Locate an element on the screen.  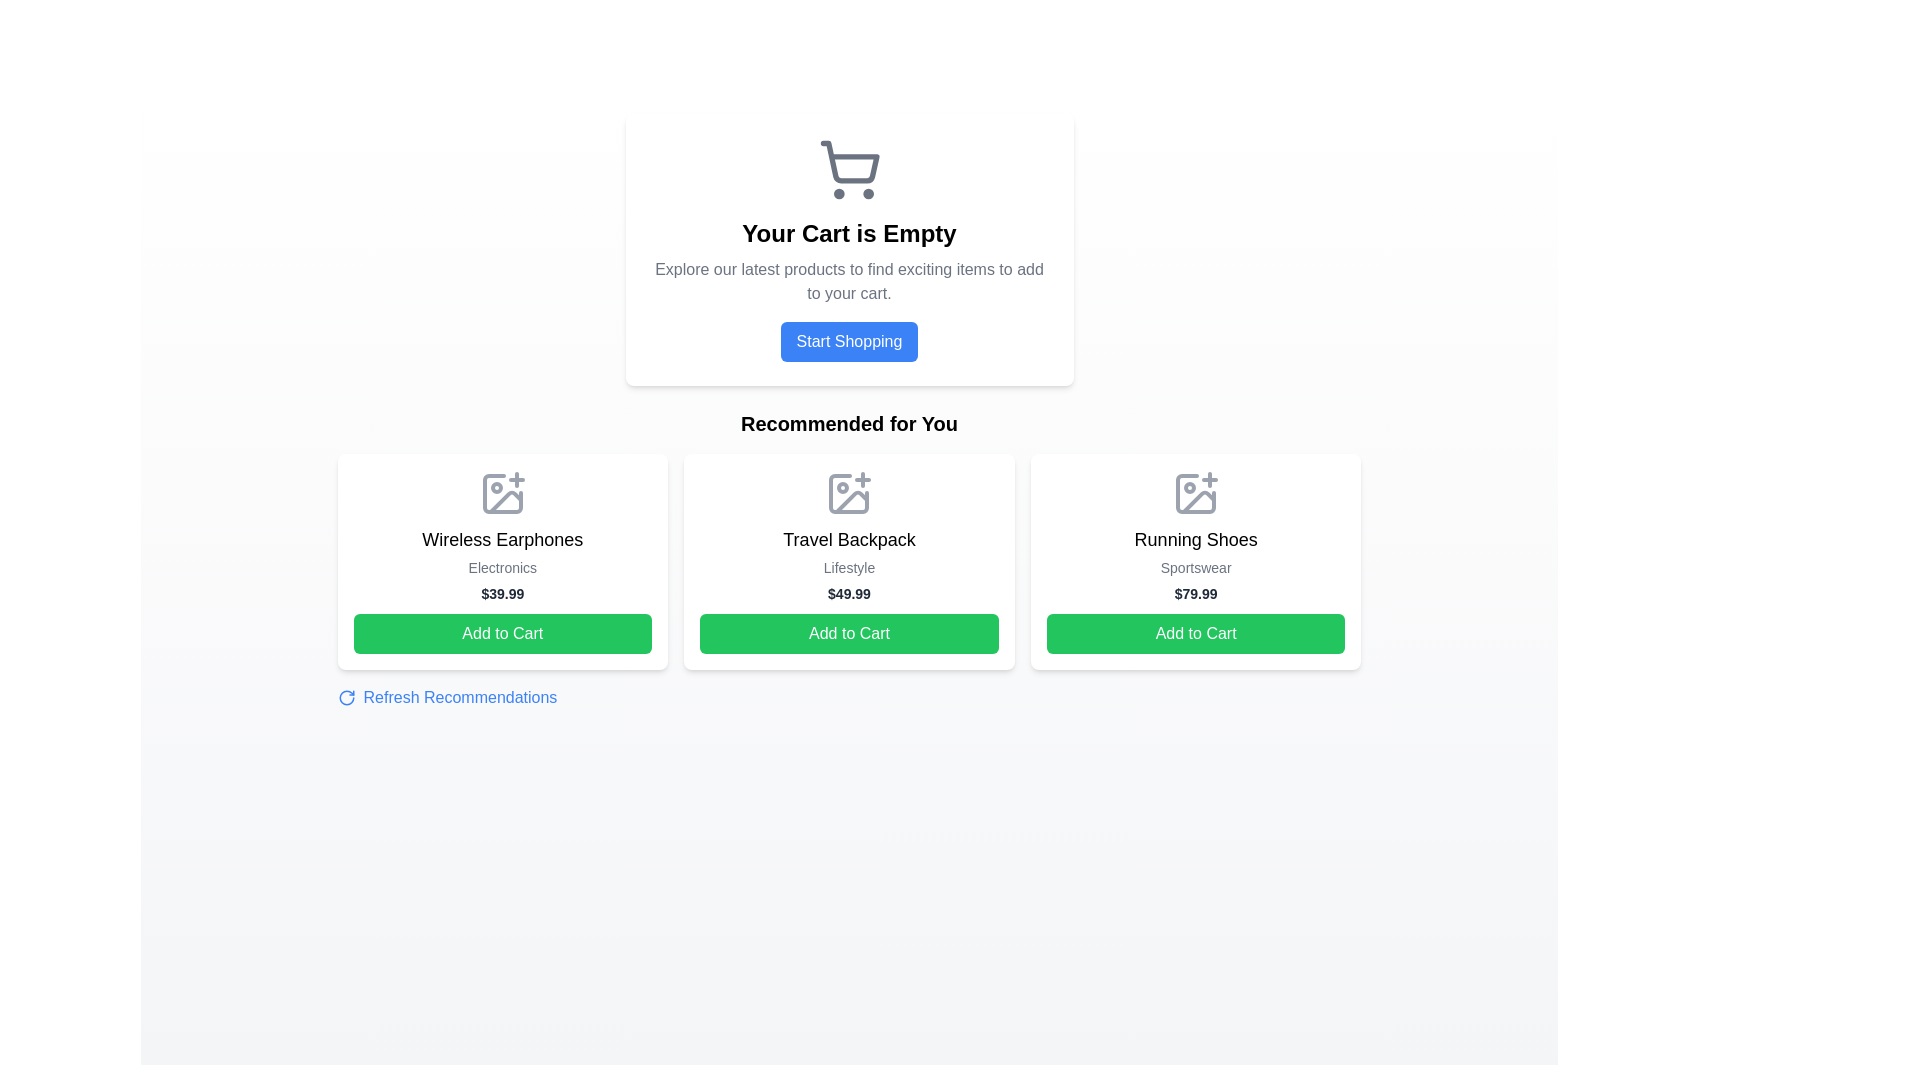
the text label displaying 'Electronics' located in the top-left of the 'Recommended for You' section, positioned beneath 'Wireless Earphones' and above the price '$39.99' is located at coordinates (502, 567).